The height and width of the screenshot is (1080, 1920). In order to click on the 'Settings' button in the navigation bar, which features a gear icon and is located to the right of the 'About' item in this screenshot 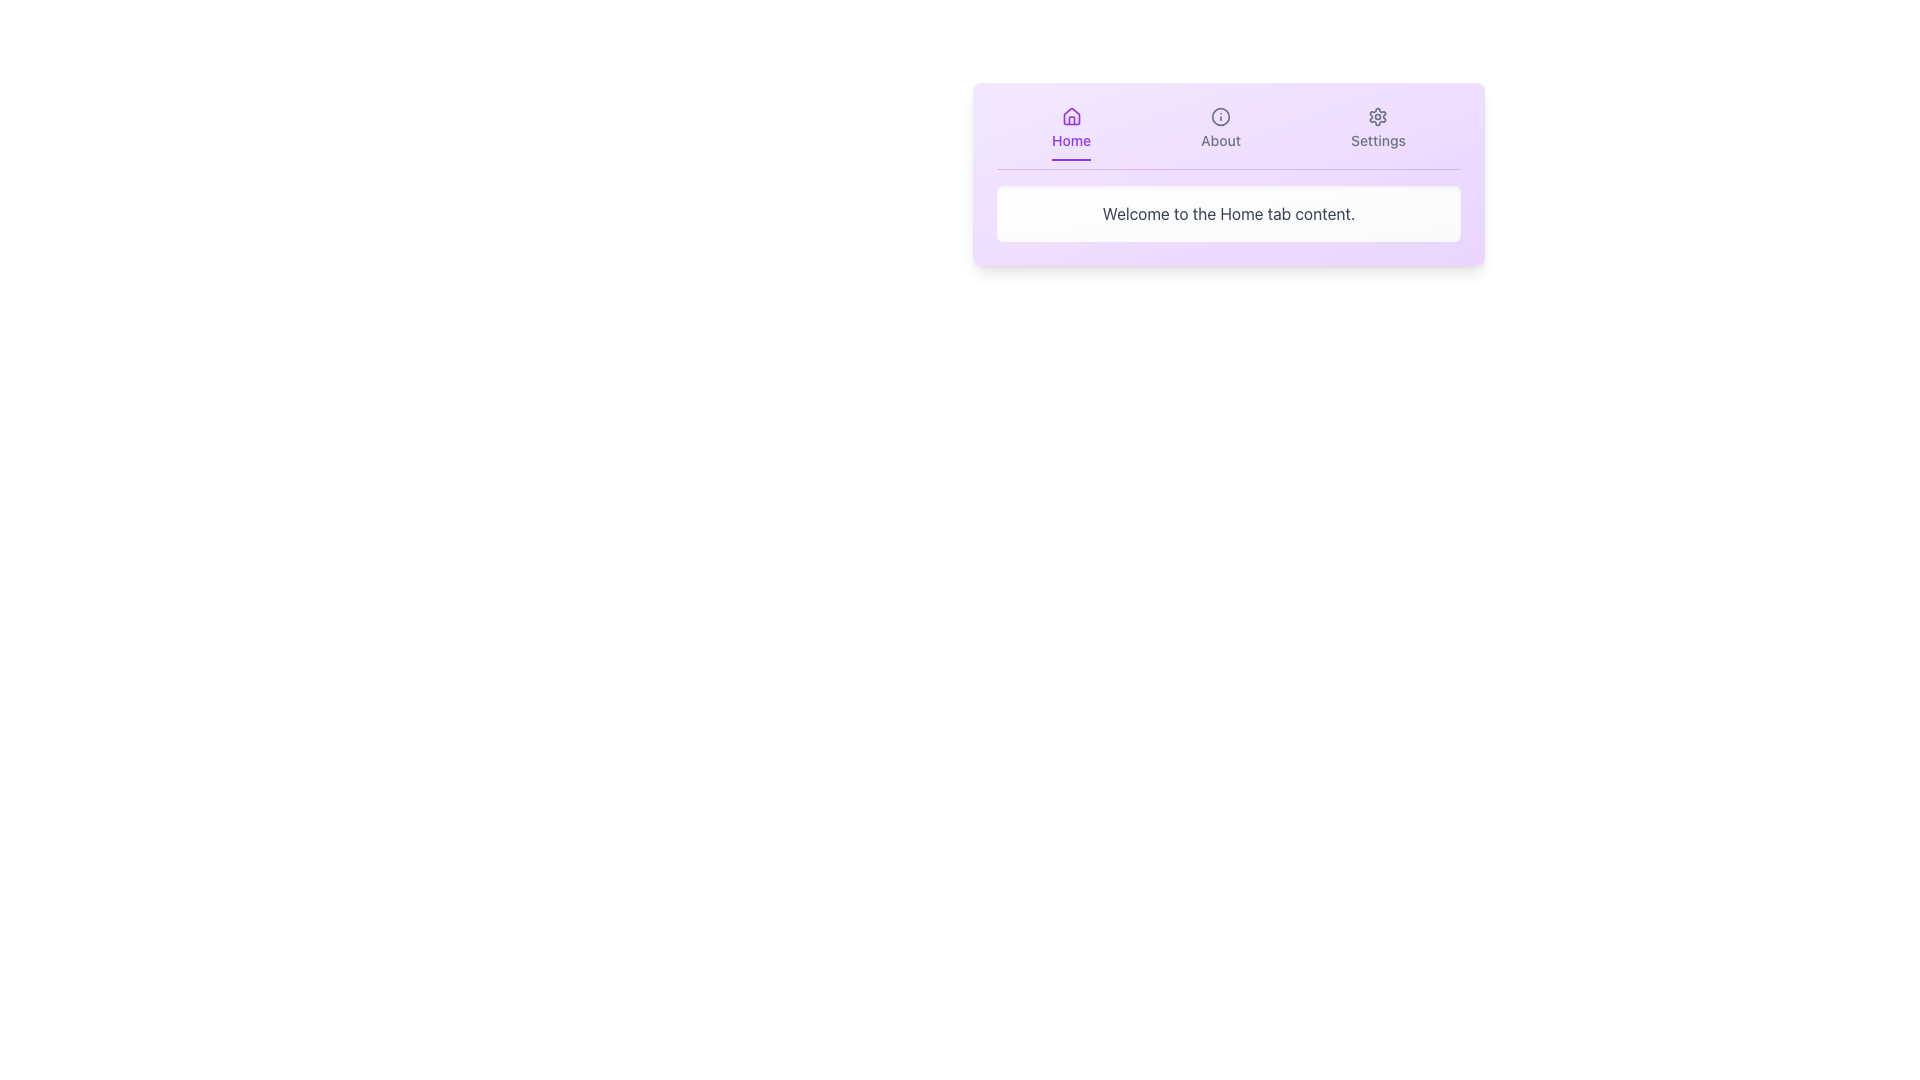, I will do `click(1377, 134)`.